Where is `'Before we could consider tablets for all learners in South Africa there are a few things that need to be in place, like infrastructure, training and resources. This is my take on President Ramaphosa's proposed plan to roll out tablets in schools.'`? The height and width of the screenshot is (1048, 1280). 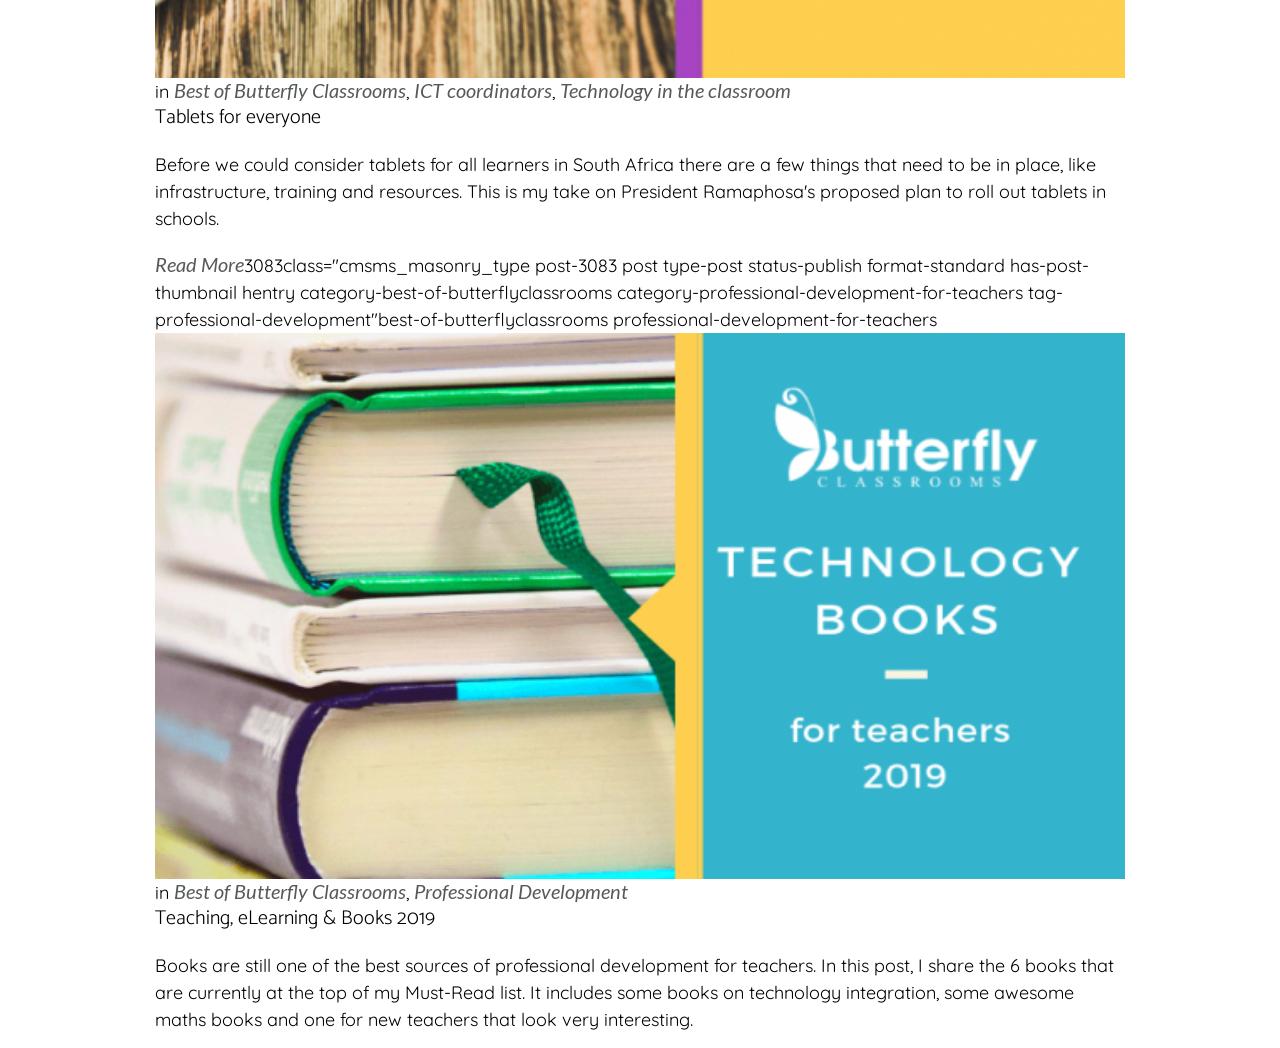
'Before we could consider tablets for all learners in South Africa there are a few things that need to be in place, like infrastructure, training and resources. This is my take on President Ramaphosa's proposed plan to roll out tablets in schools.' is located at coordinates (629, 190).